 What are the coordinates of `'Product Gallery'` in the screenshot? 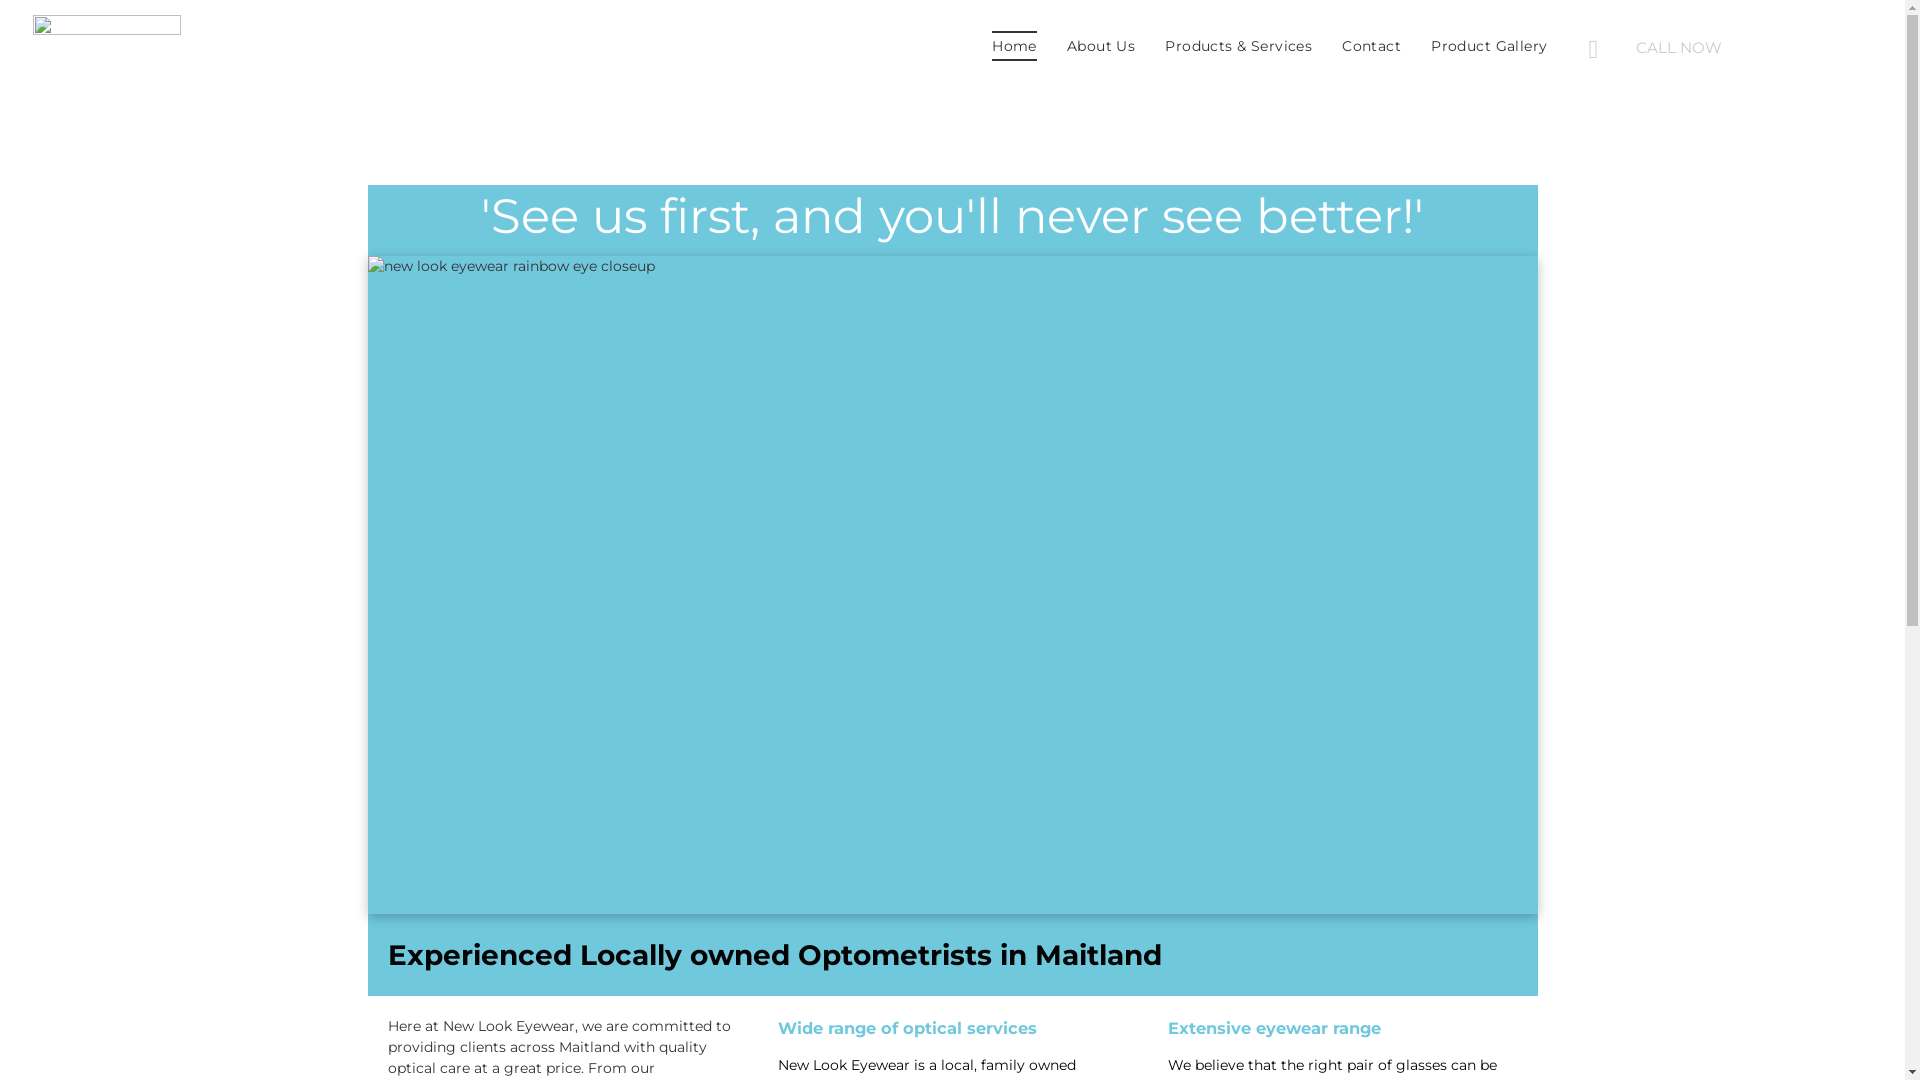 It's located at (1488, 45).